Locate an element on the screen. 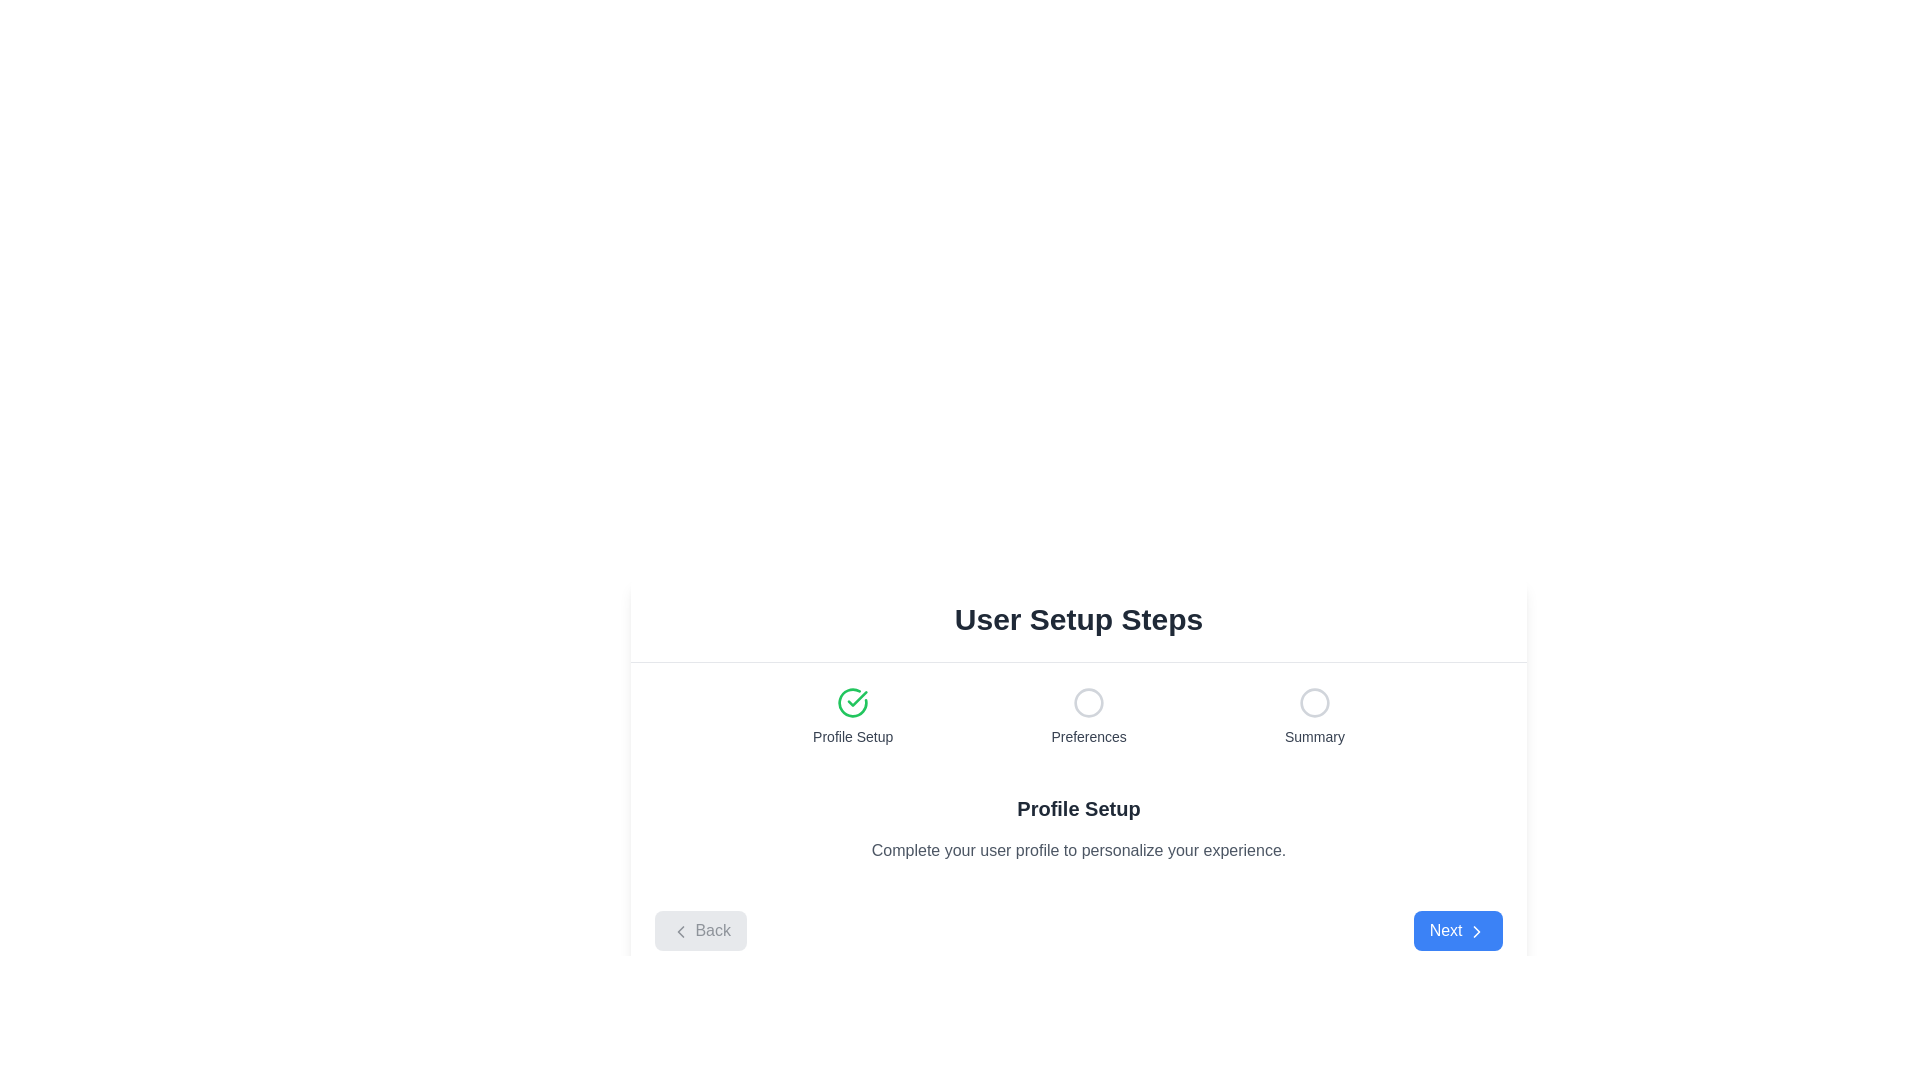 This screenshot has width=1920, height=1080. the centered text title 'User Setup Steps', which is a bold and large heading positioned at the top of the panel in the user setup flow is located at coordinates (1078, 619).